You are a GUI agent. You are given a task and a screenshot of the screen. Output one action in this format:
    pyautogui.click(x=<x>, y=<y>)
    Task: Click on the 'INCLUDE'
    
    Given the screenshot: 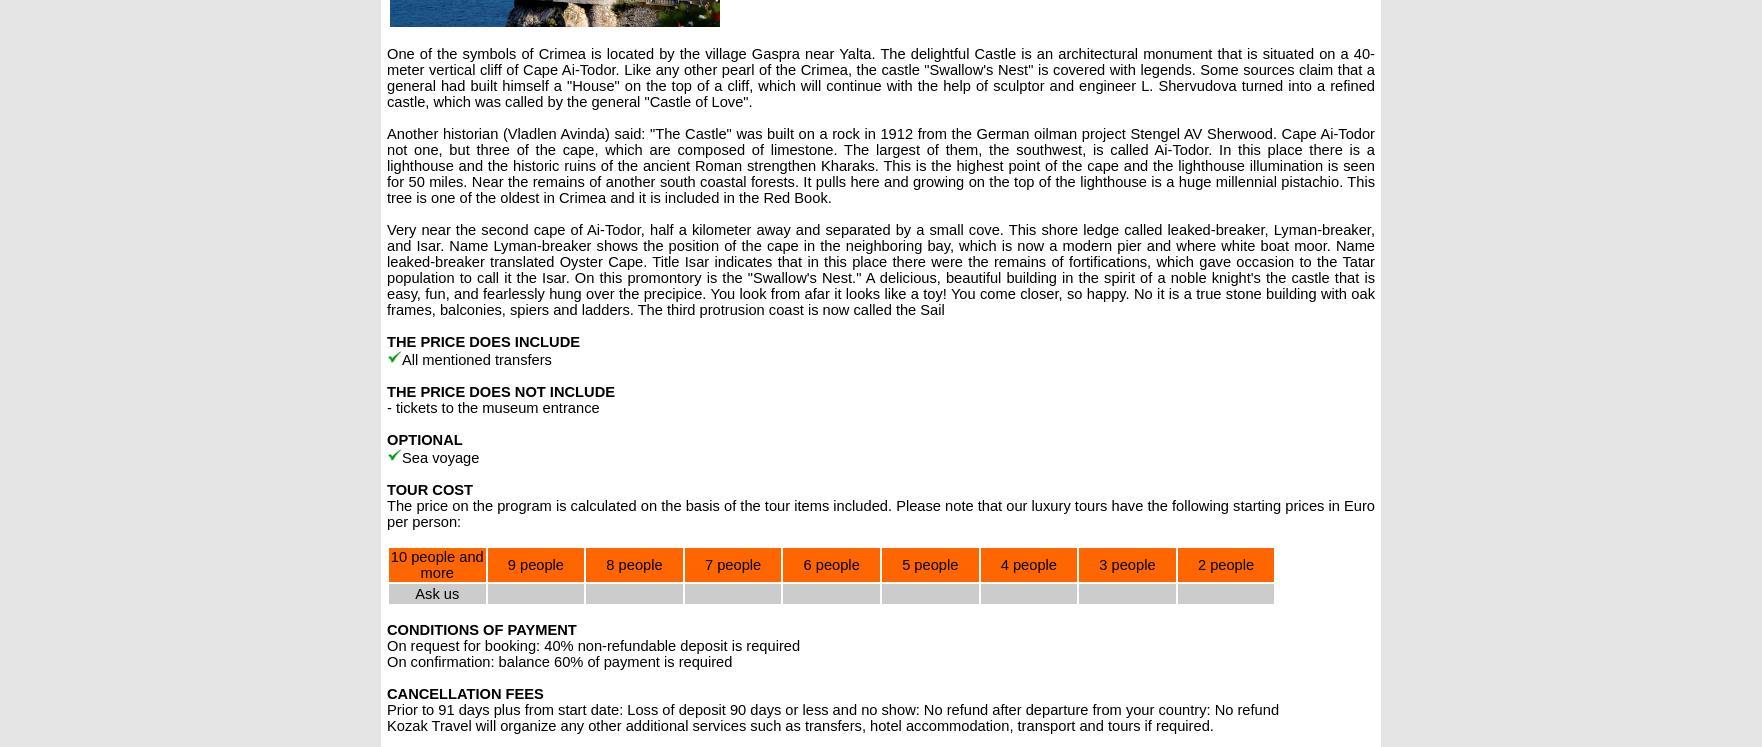 What is the action you would take?
    pyautogui.click(x=512, y=341)
    